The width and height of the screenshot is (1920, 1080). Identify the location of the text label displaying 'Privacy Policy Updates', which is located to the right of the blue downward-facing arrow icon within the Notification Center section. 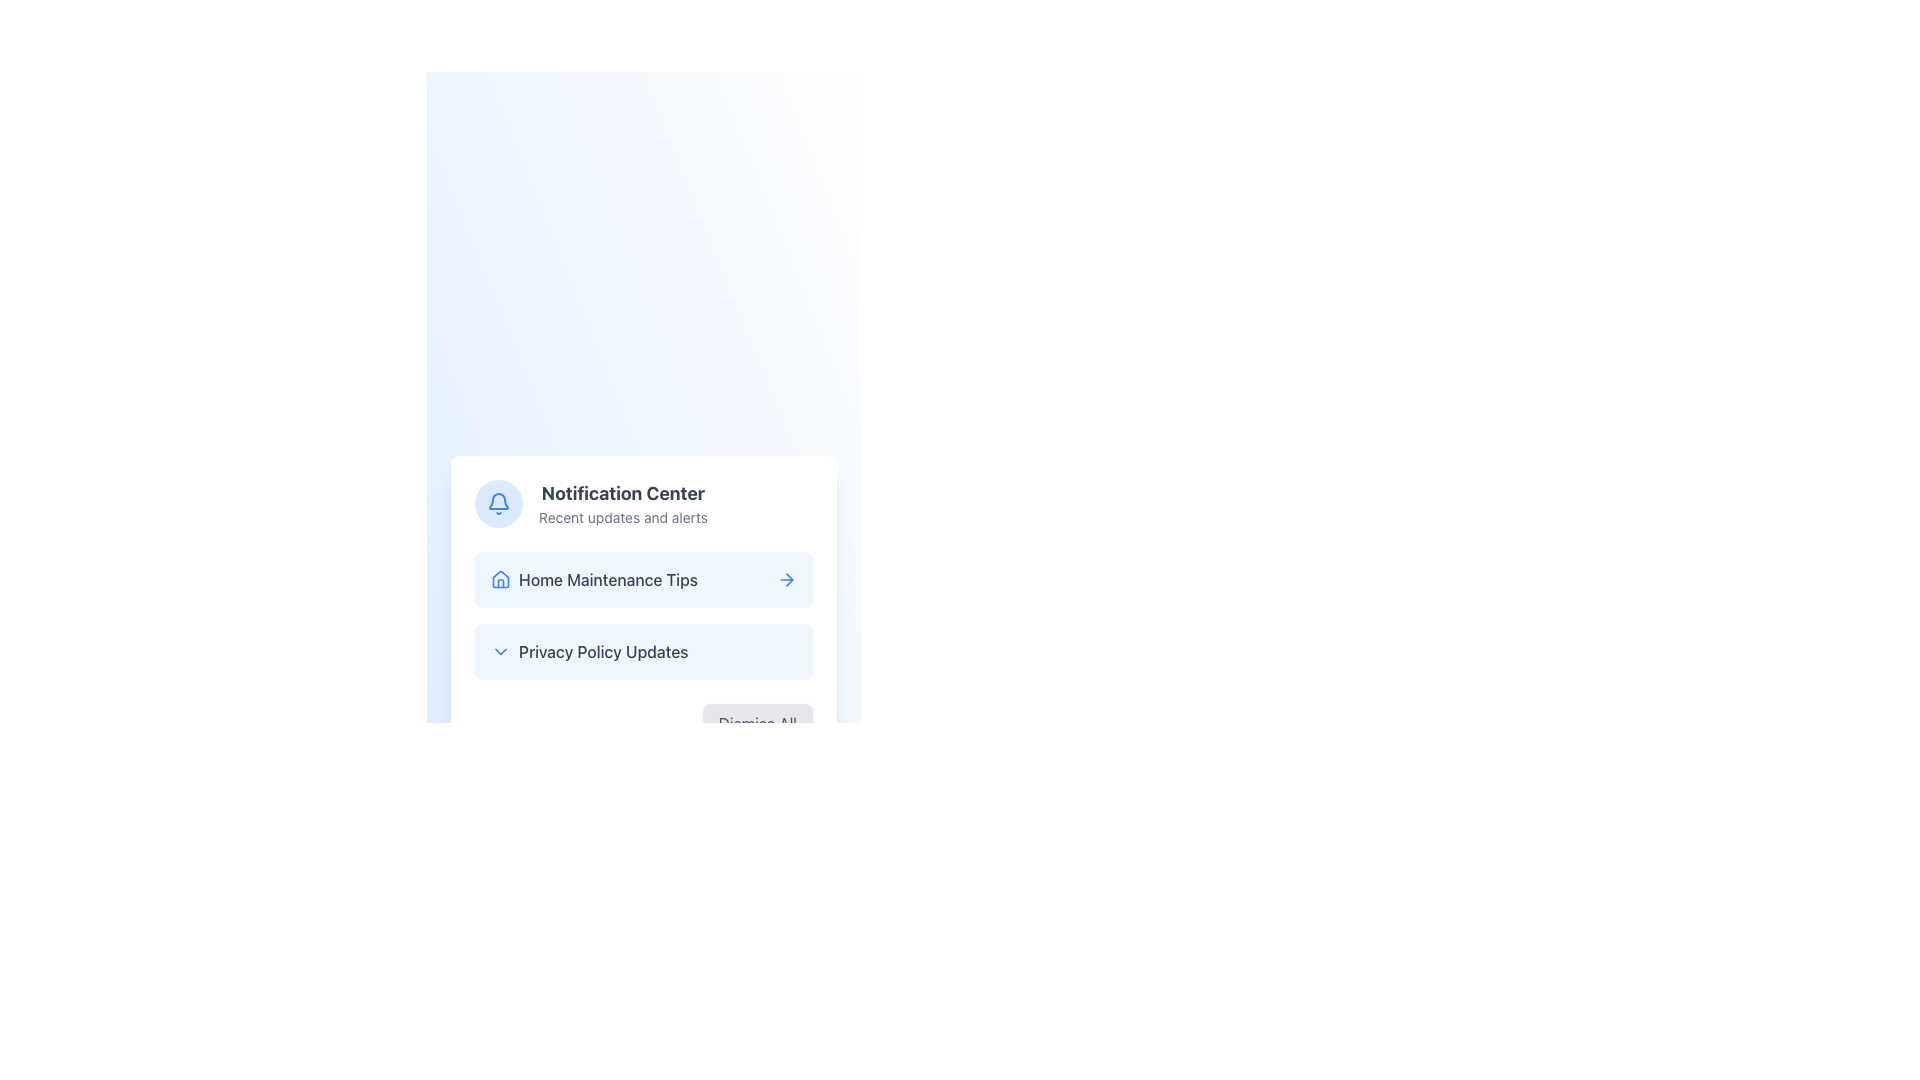
(602, 651).